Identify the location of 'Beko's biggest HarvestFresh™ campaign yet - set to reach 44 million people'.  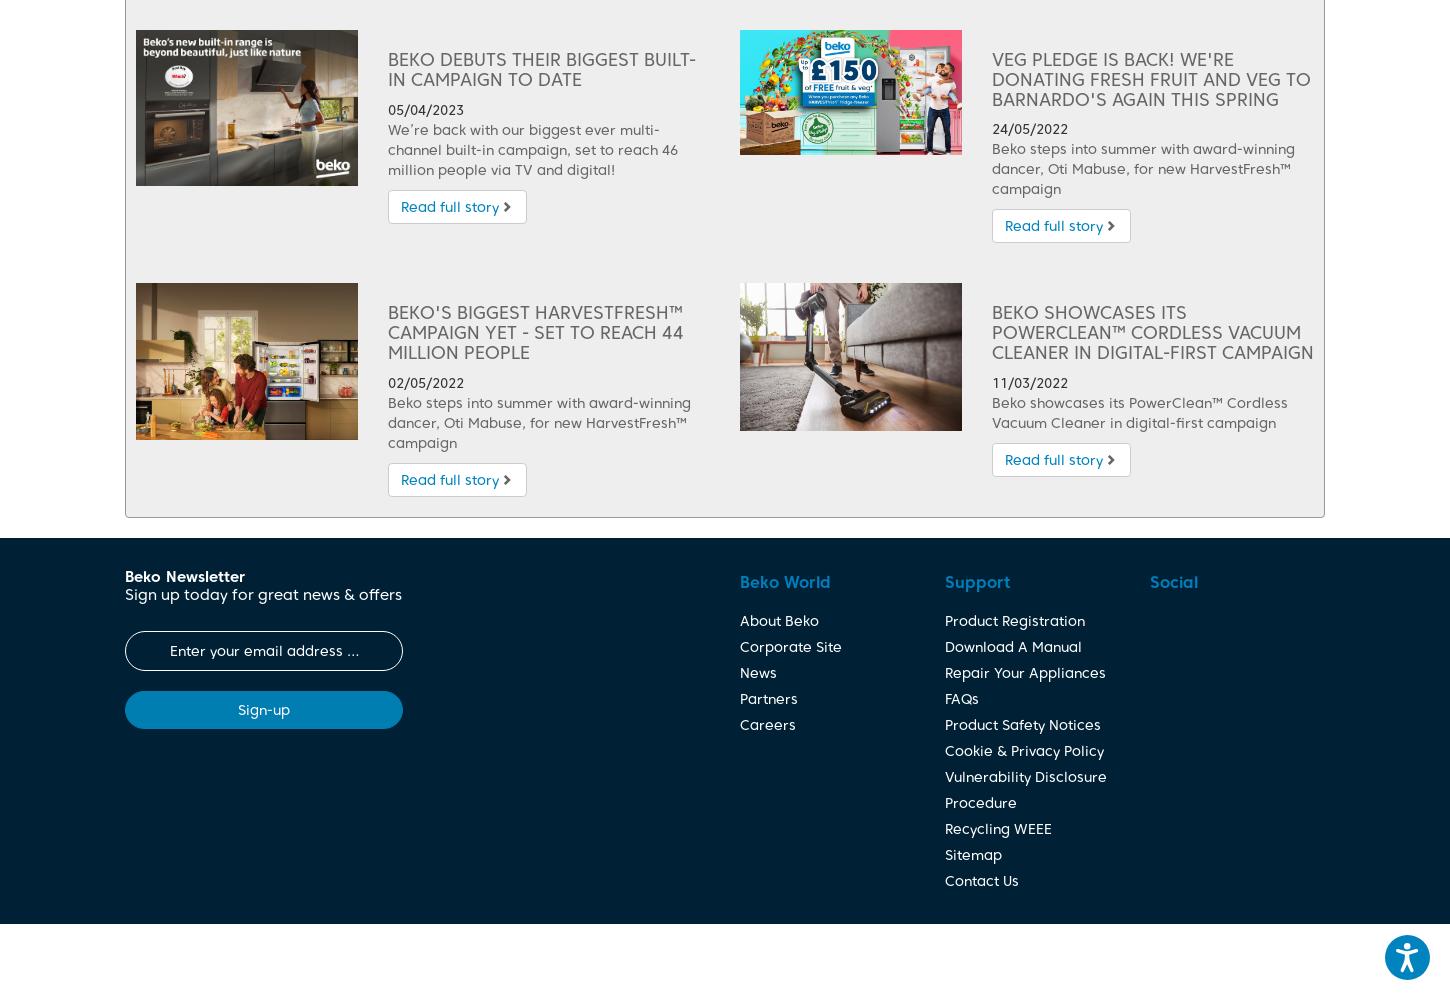
(386, 331).